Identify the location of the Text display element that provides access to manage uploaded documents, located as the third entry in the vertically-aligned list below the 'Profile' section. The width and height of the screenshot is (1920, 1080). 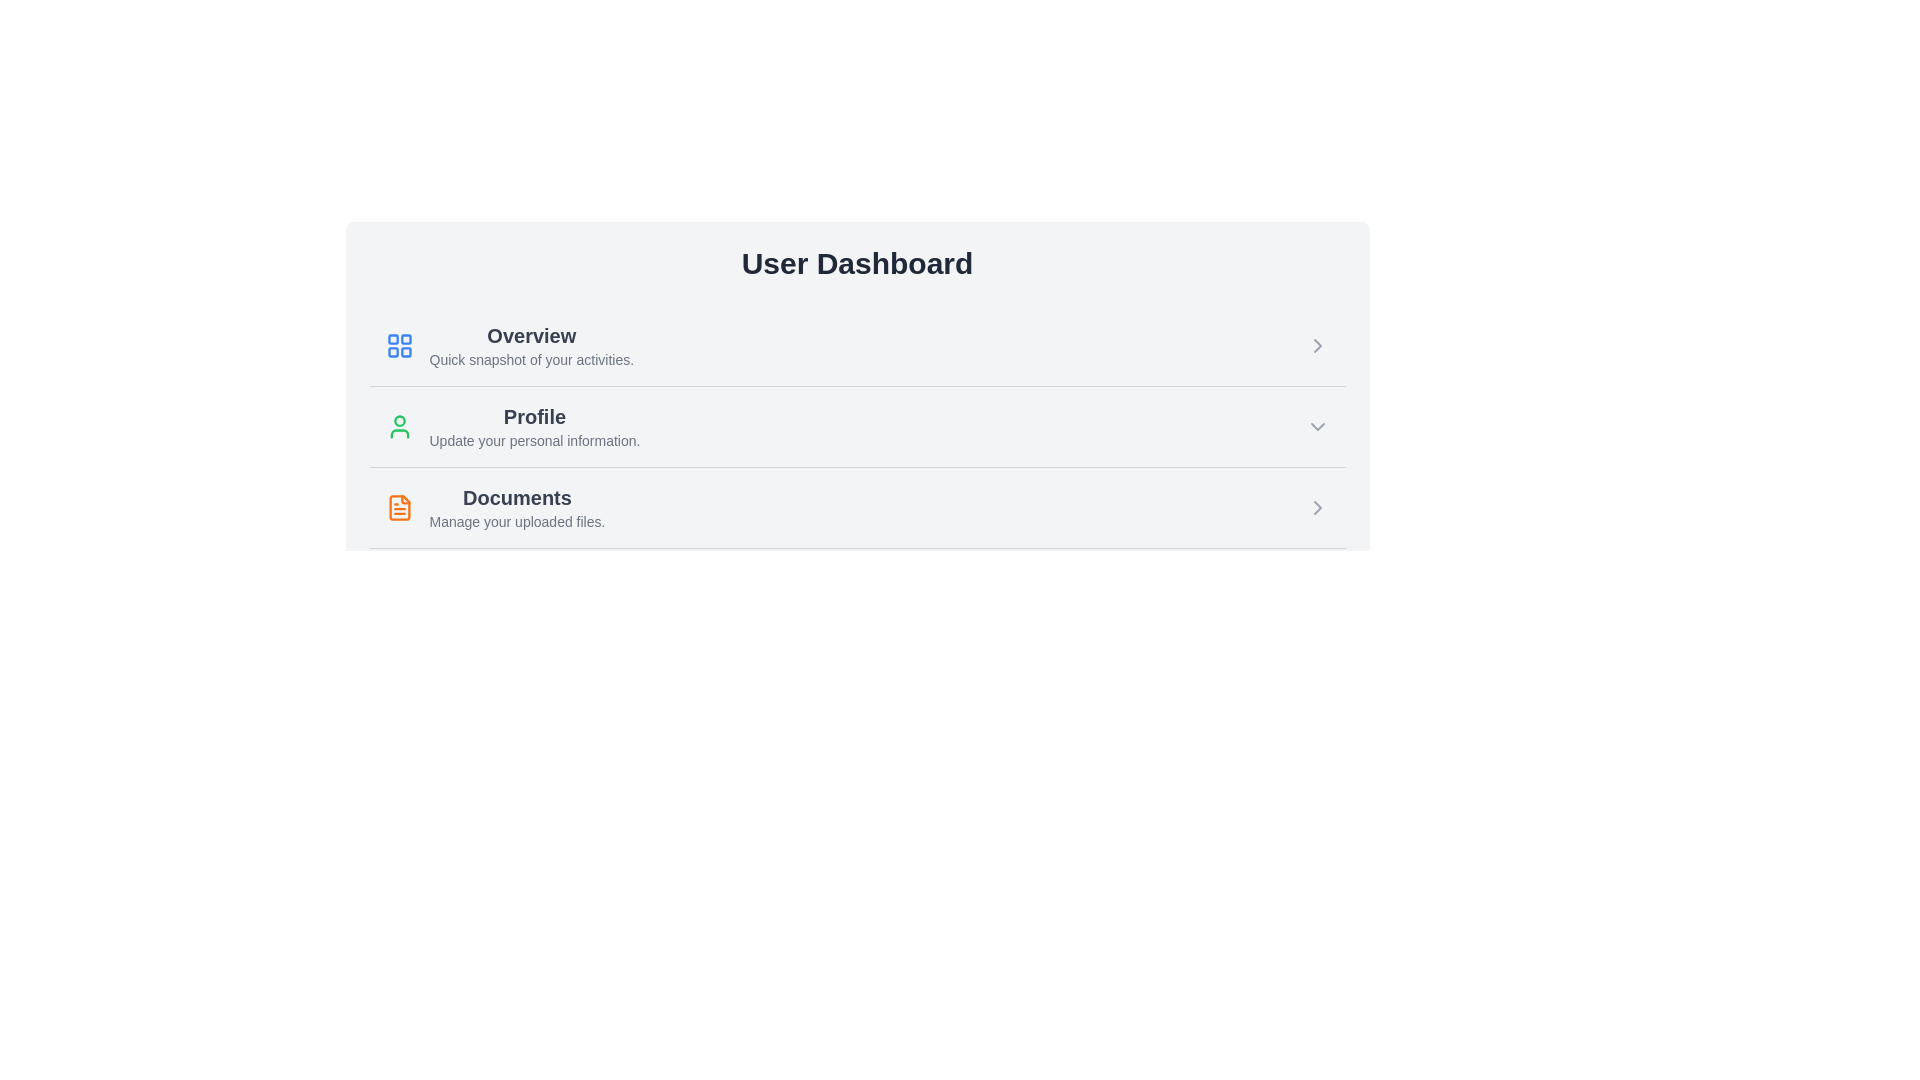
(517, 507).